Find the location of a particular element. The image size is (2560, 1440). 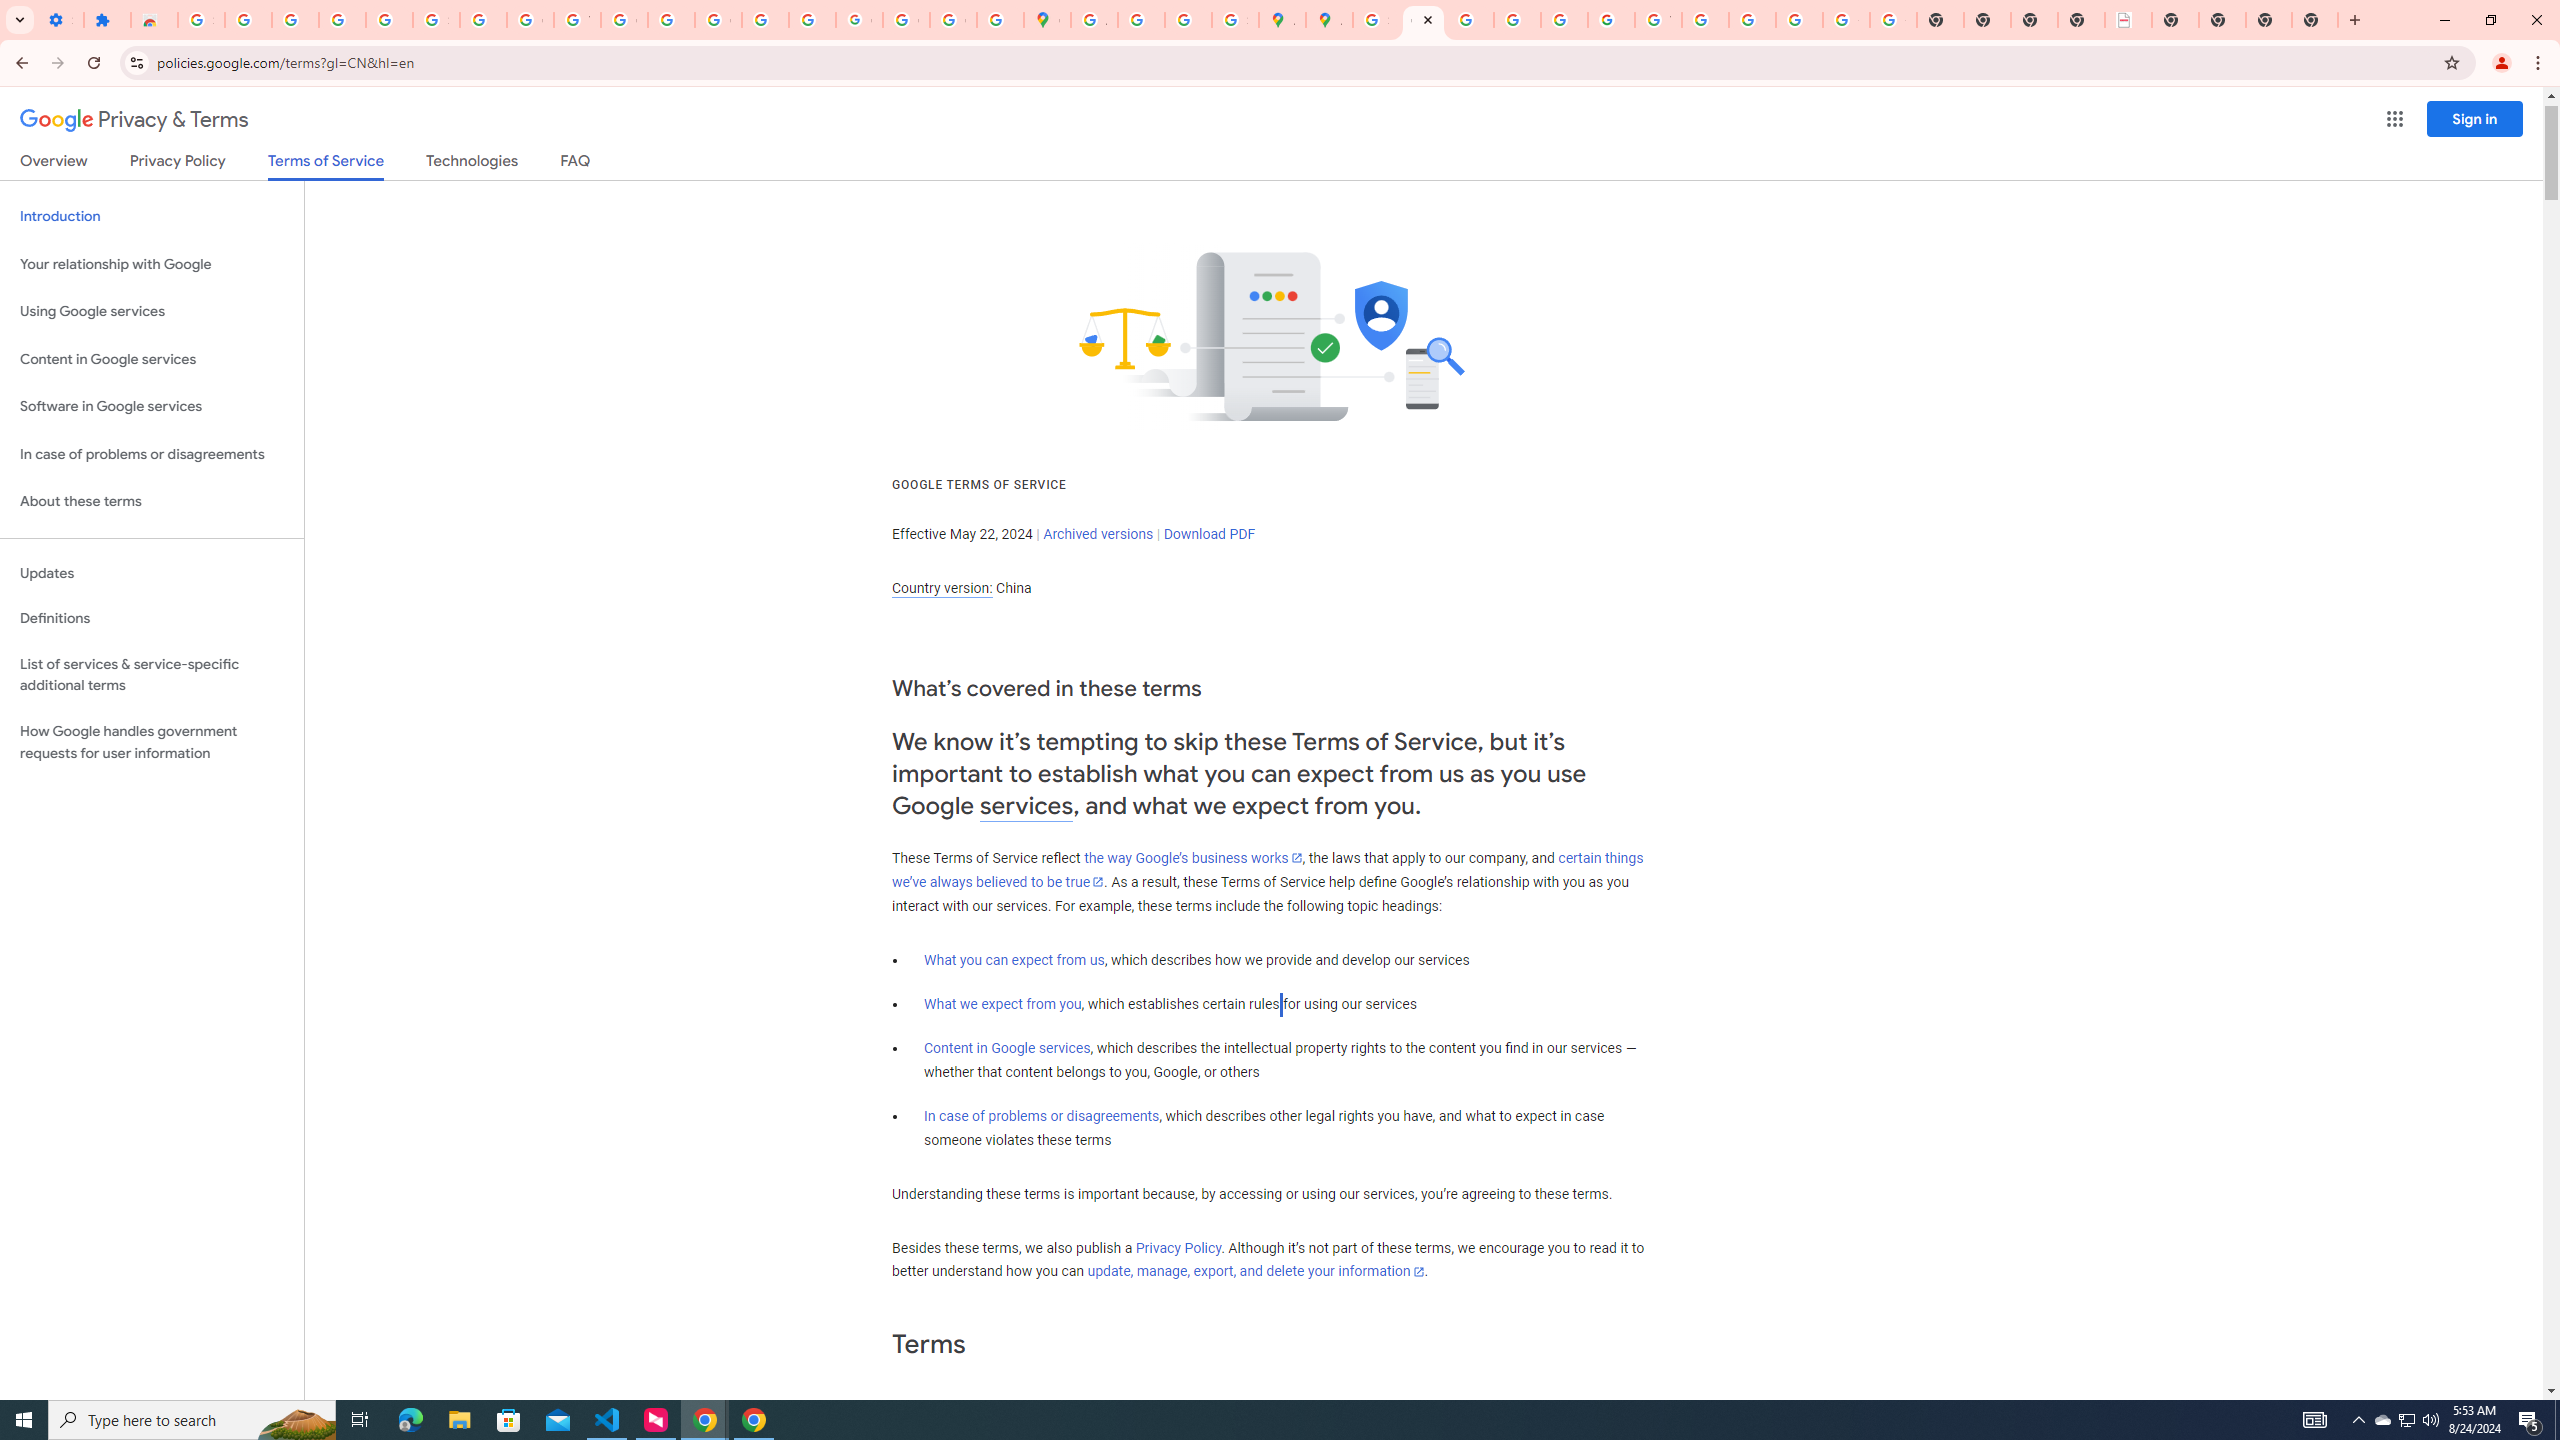

'Sign in - Google Accounts' is located at coordinates (199, 19).